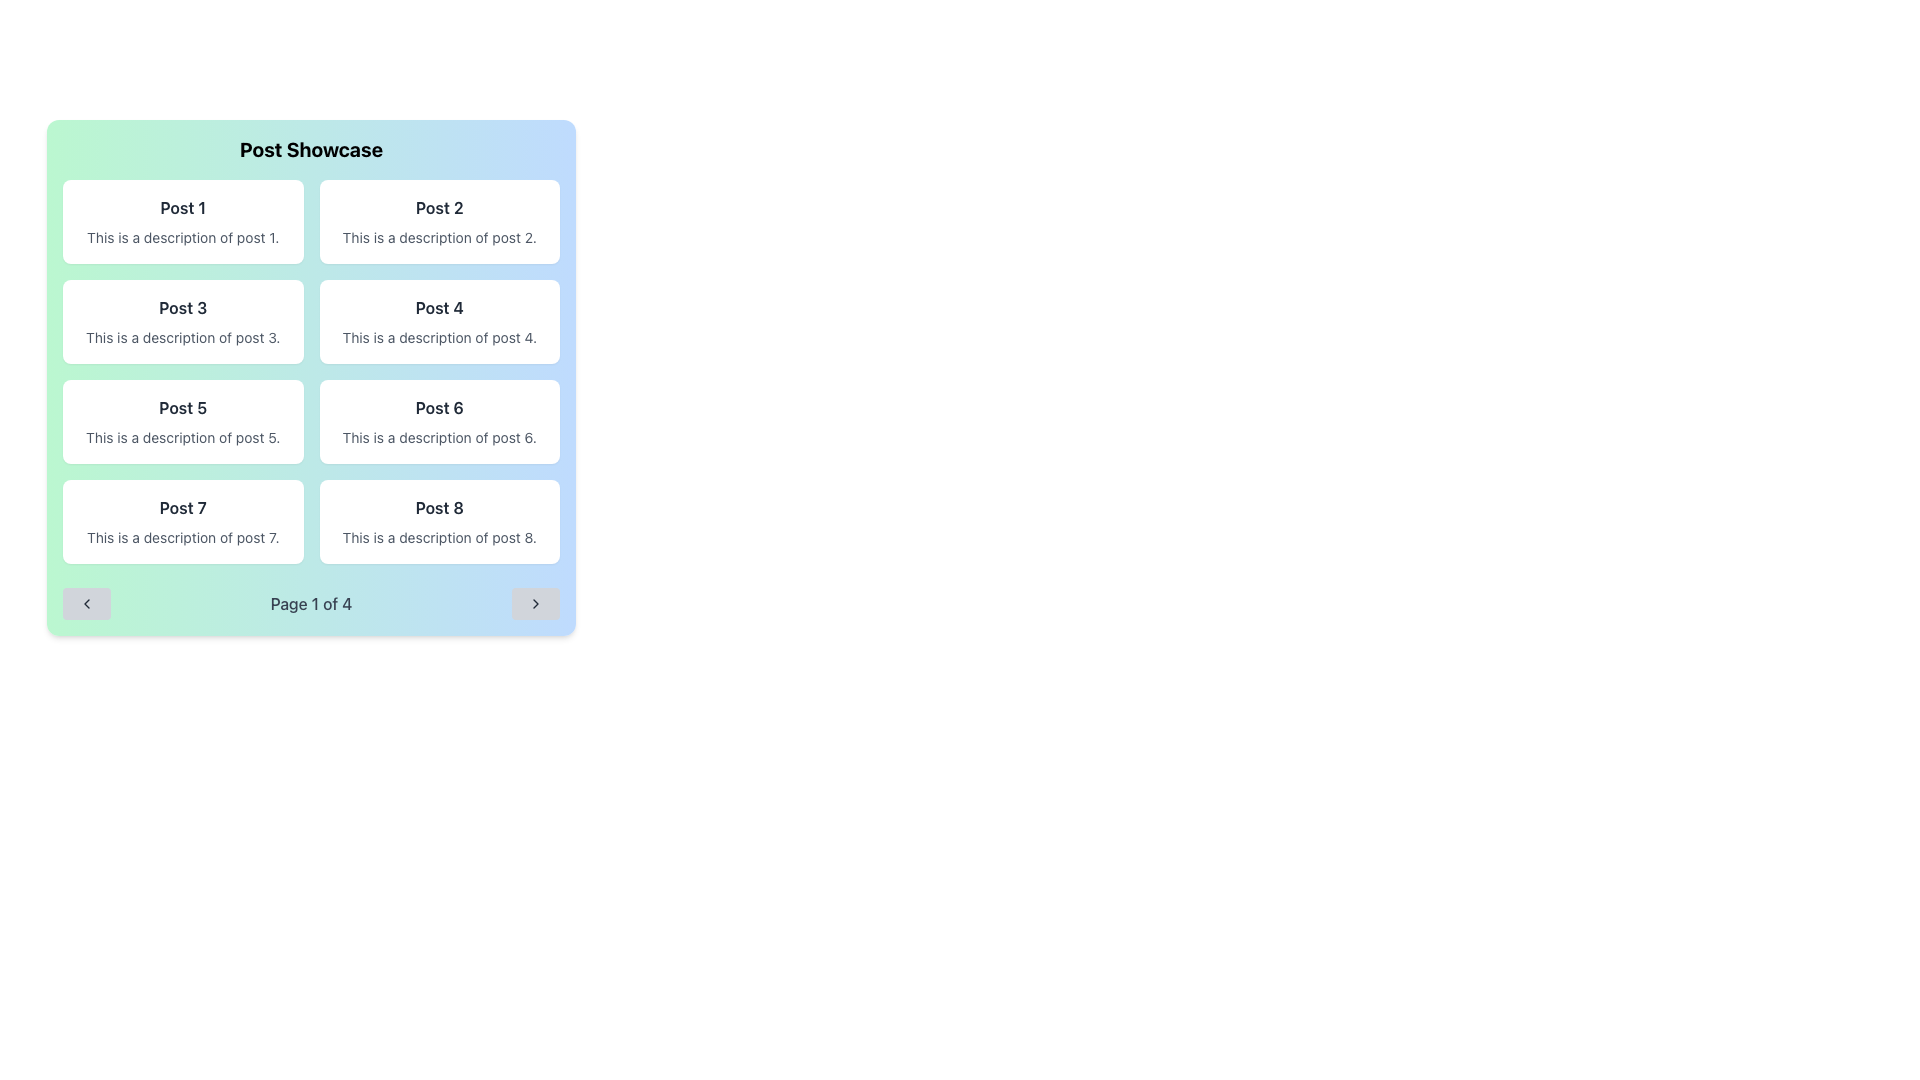 This screenshot has width=1920, height=1080. Describe the element at coordinates (183, 337) in the screenshot. I see `the gray text stating 'This is a description of post 3.' located below the bold title 'Post 3' in the third card of a 2x4 grid layout within the 'Post Showcase' section` at that location.